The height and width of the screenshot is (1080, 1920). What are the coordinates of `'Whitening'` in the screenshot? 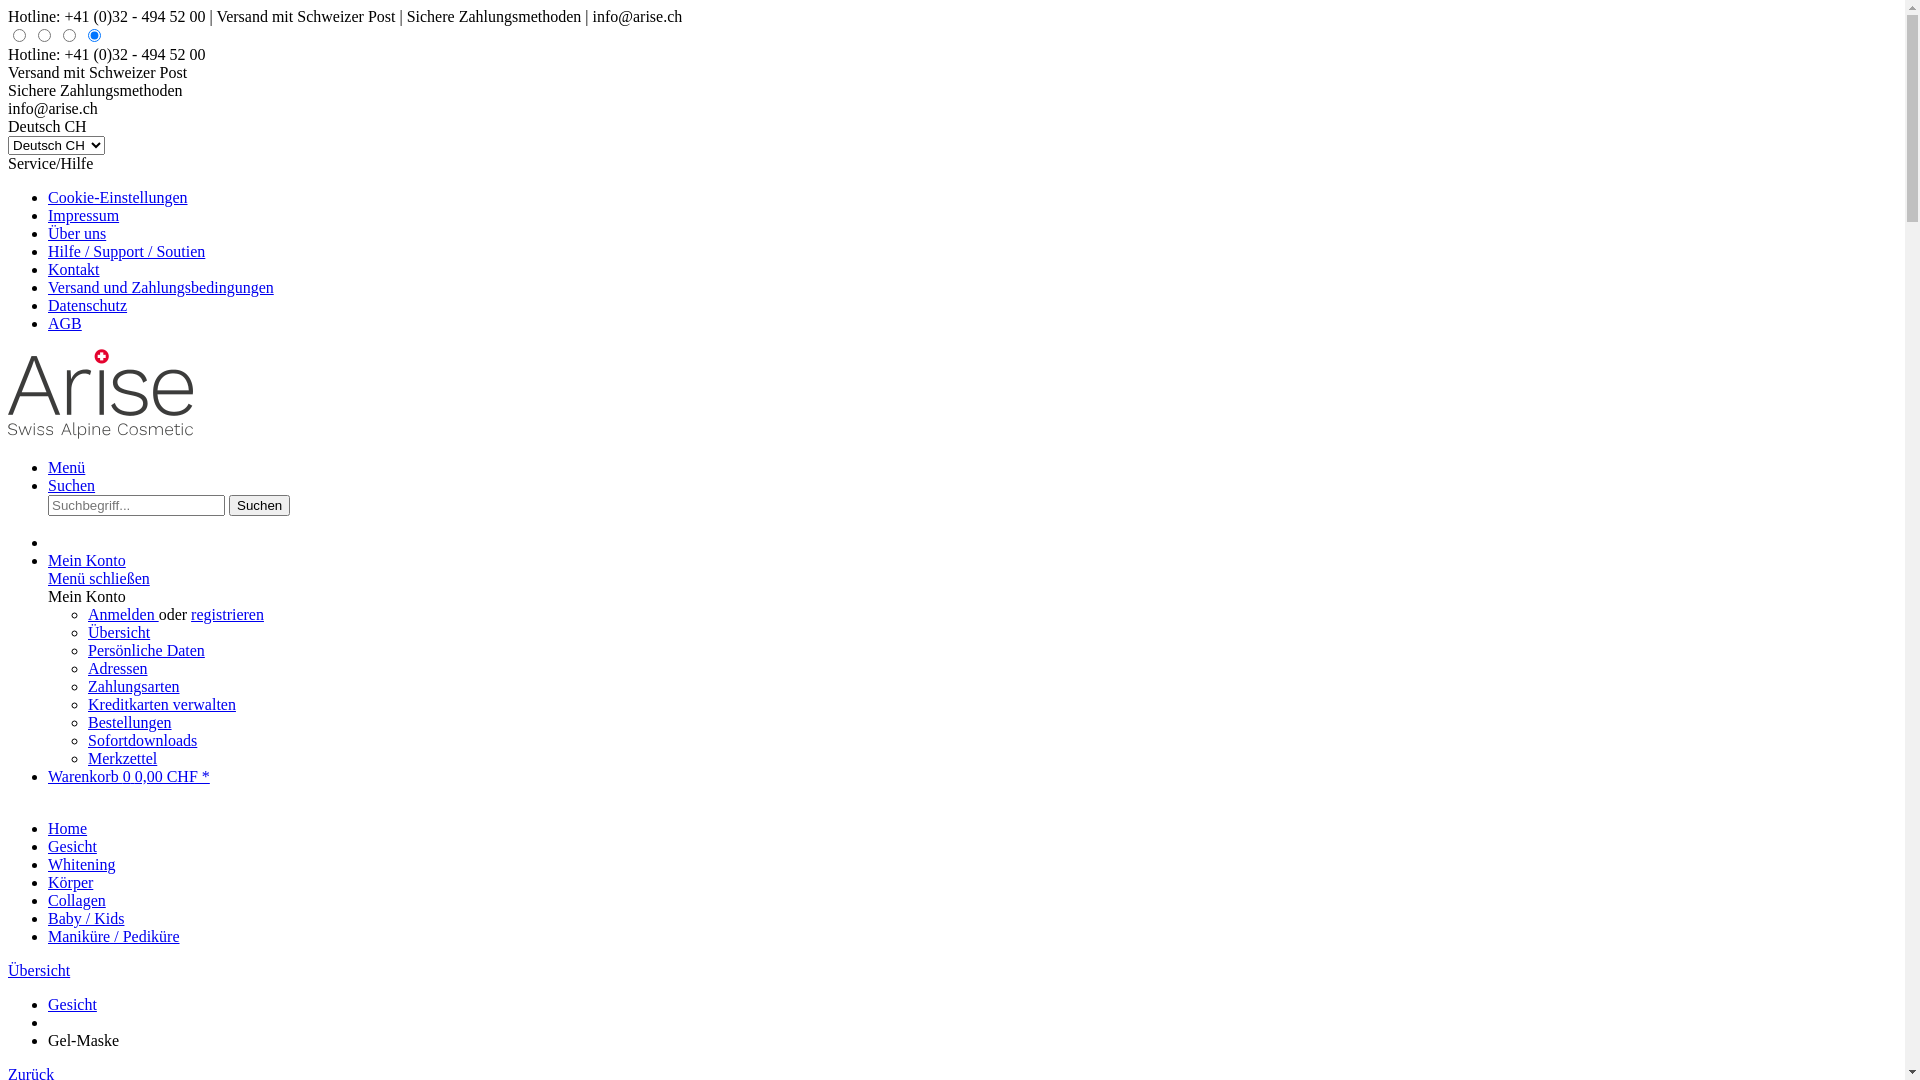 It's located at (80, 863).